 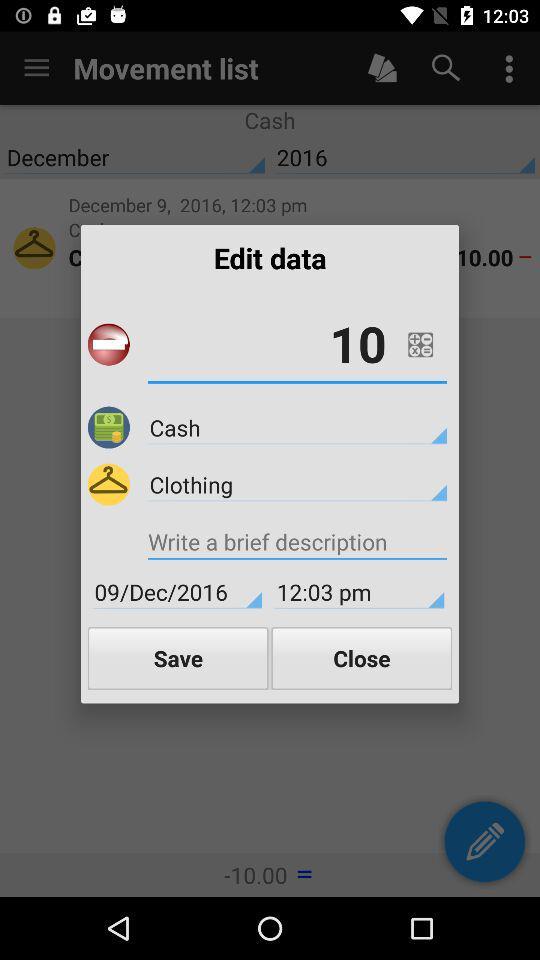 What do you see at coordinates (296, 544) in the screenshot?
I see `the icon above 09/dec/2016 item` at bounding box center [296, 544].